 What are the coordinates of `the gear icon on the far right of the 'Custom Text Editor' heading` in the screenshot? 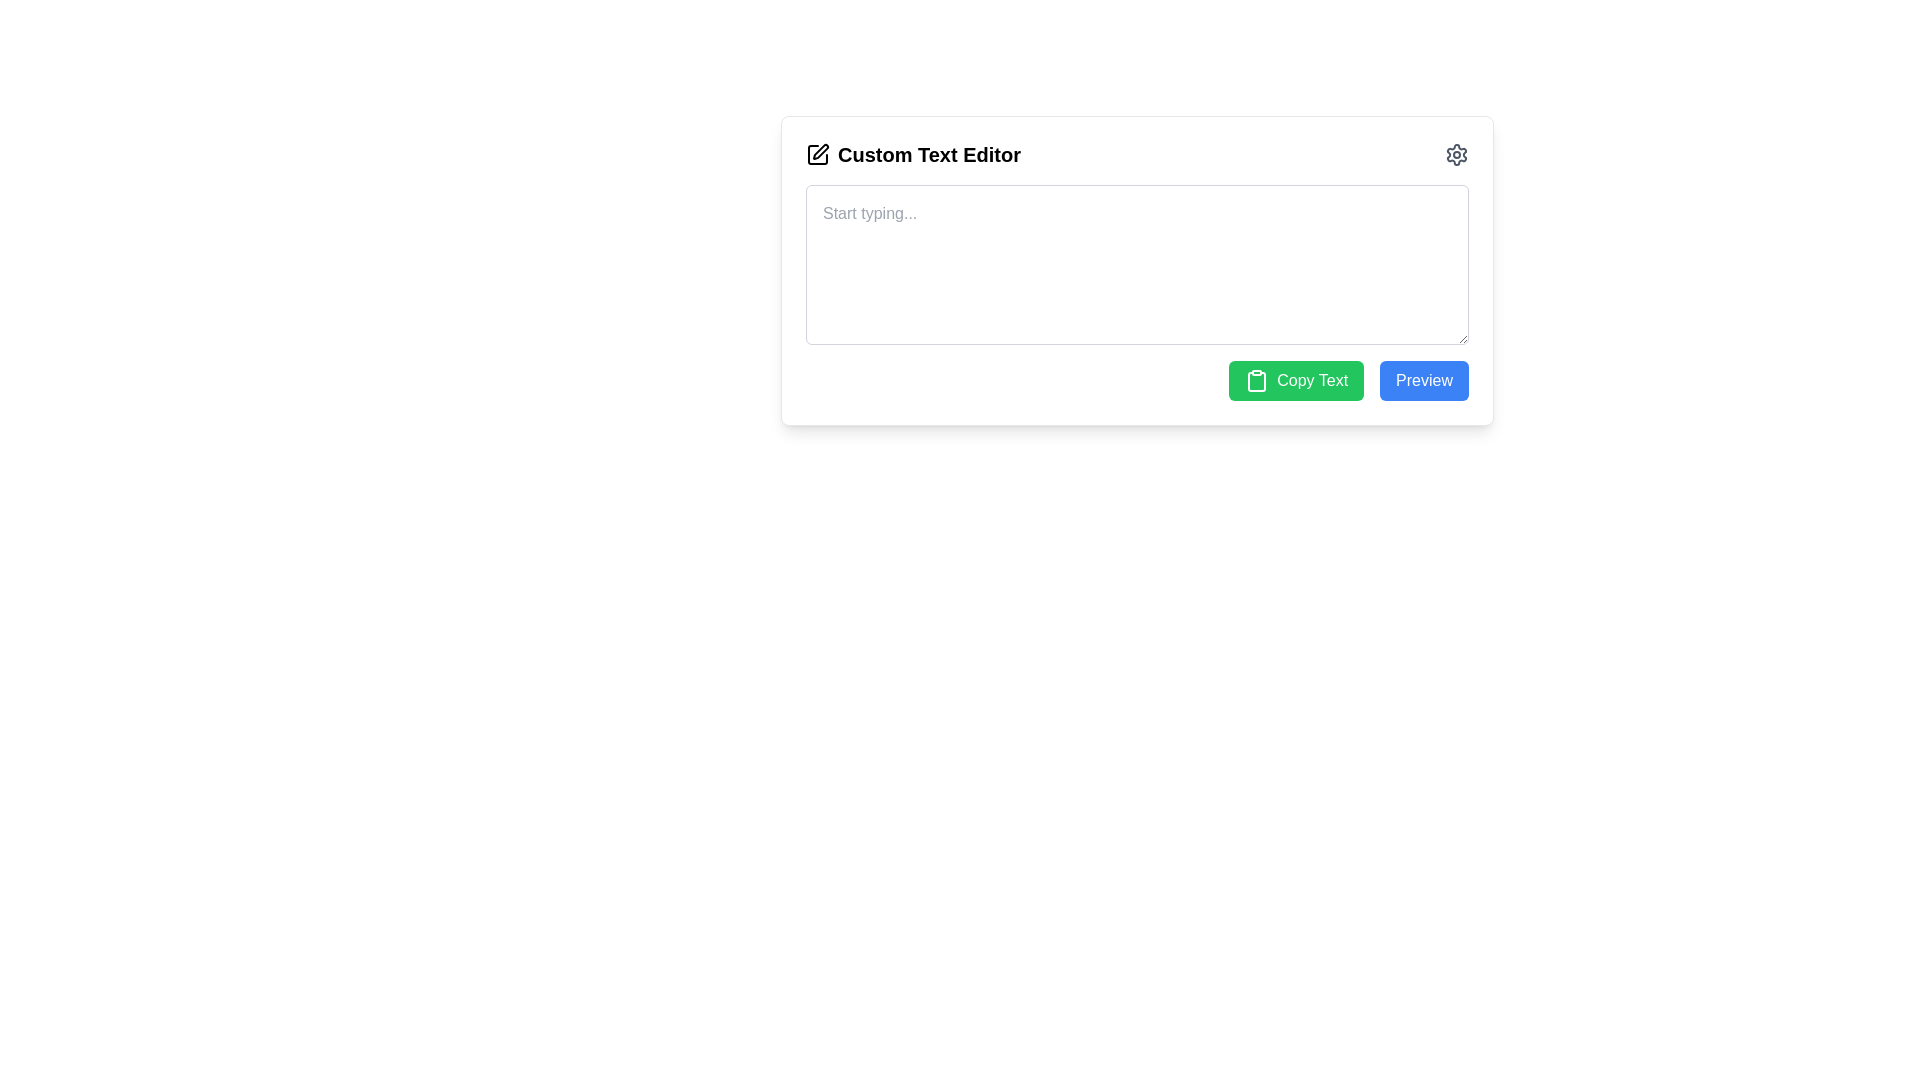 It's located at (1457, 153).